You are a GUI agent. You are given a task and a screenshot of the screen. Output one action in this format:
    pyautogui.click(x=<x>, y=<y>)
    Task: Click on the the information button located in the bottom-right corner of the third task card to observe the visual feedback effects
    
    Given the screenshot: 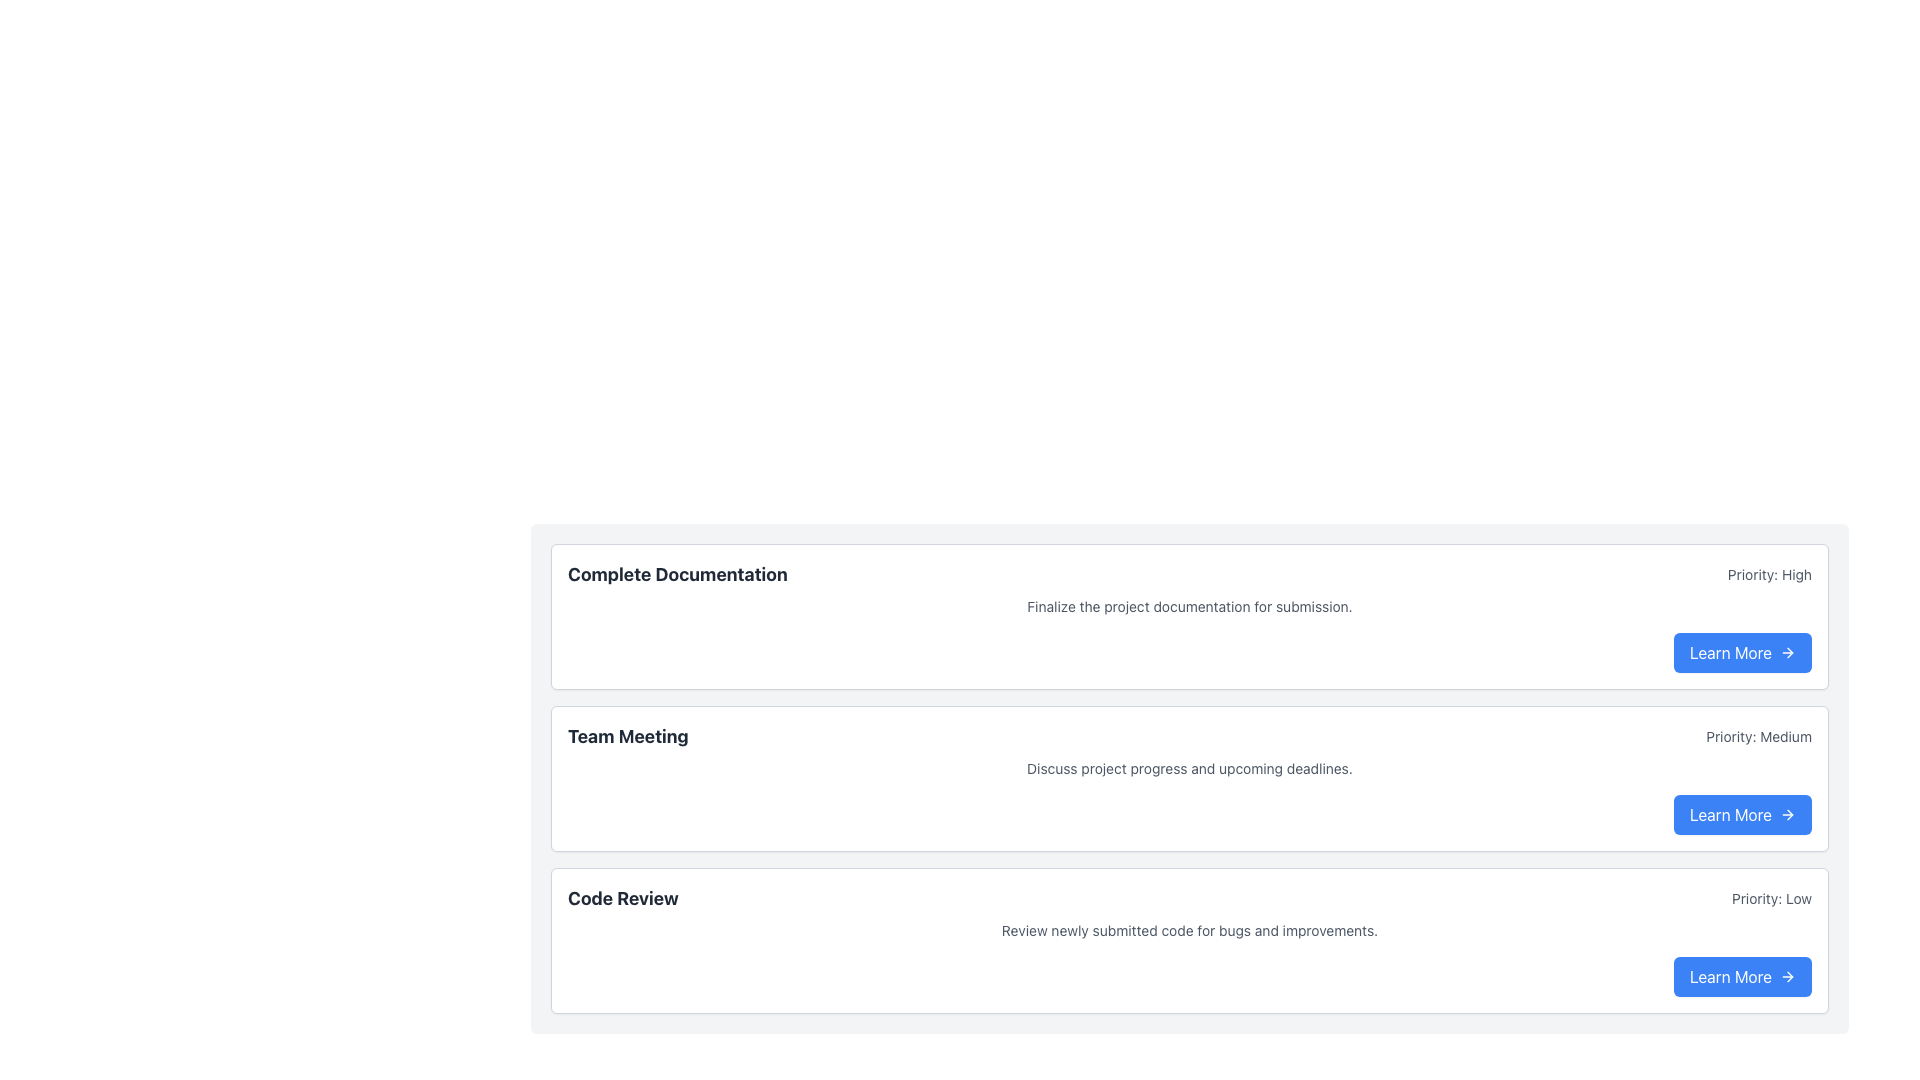 What is the action you would take?
    pyautogui.click(x=1741, y=814)
    